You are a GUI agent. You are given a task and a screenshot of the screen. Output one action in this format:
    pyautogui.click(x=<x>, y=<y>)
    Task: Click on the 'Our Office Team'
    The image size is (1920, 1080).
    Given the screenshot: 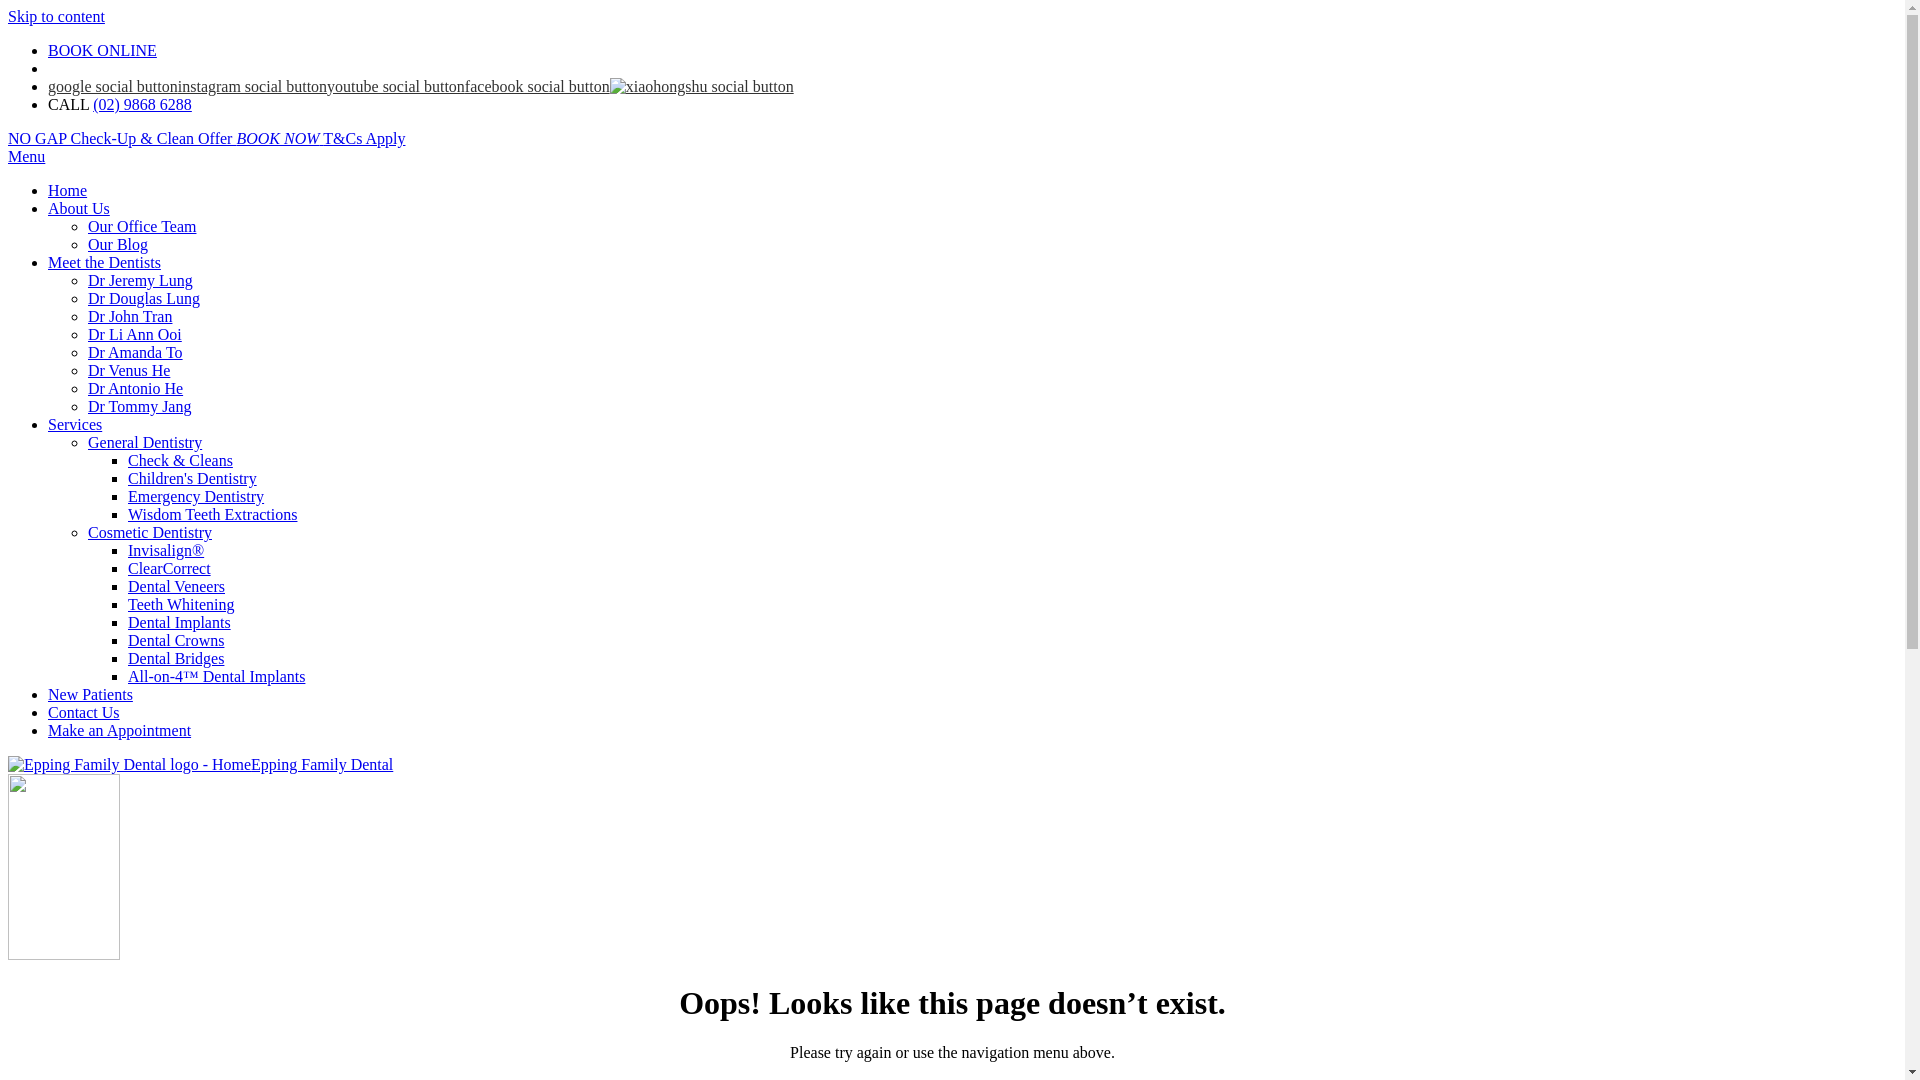 What is the action you would take?
    pyautogui.click(x=141, y=225)
    